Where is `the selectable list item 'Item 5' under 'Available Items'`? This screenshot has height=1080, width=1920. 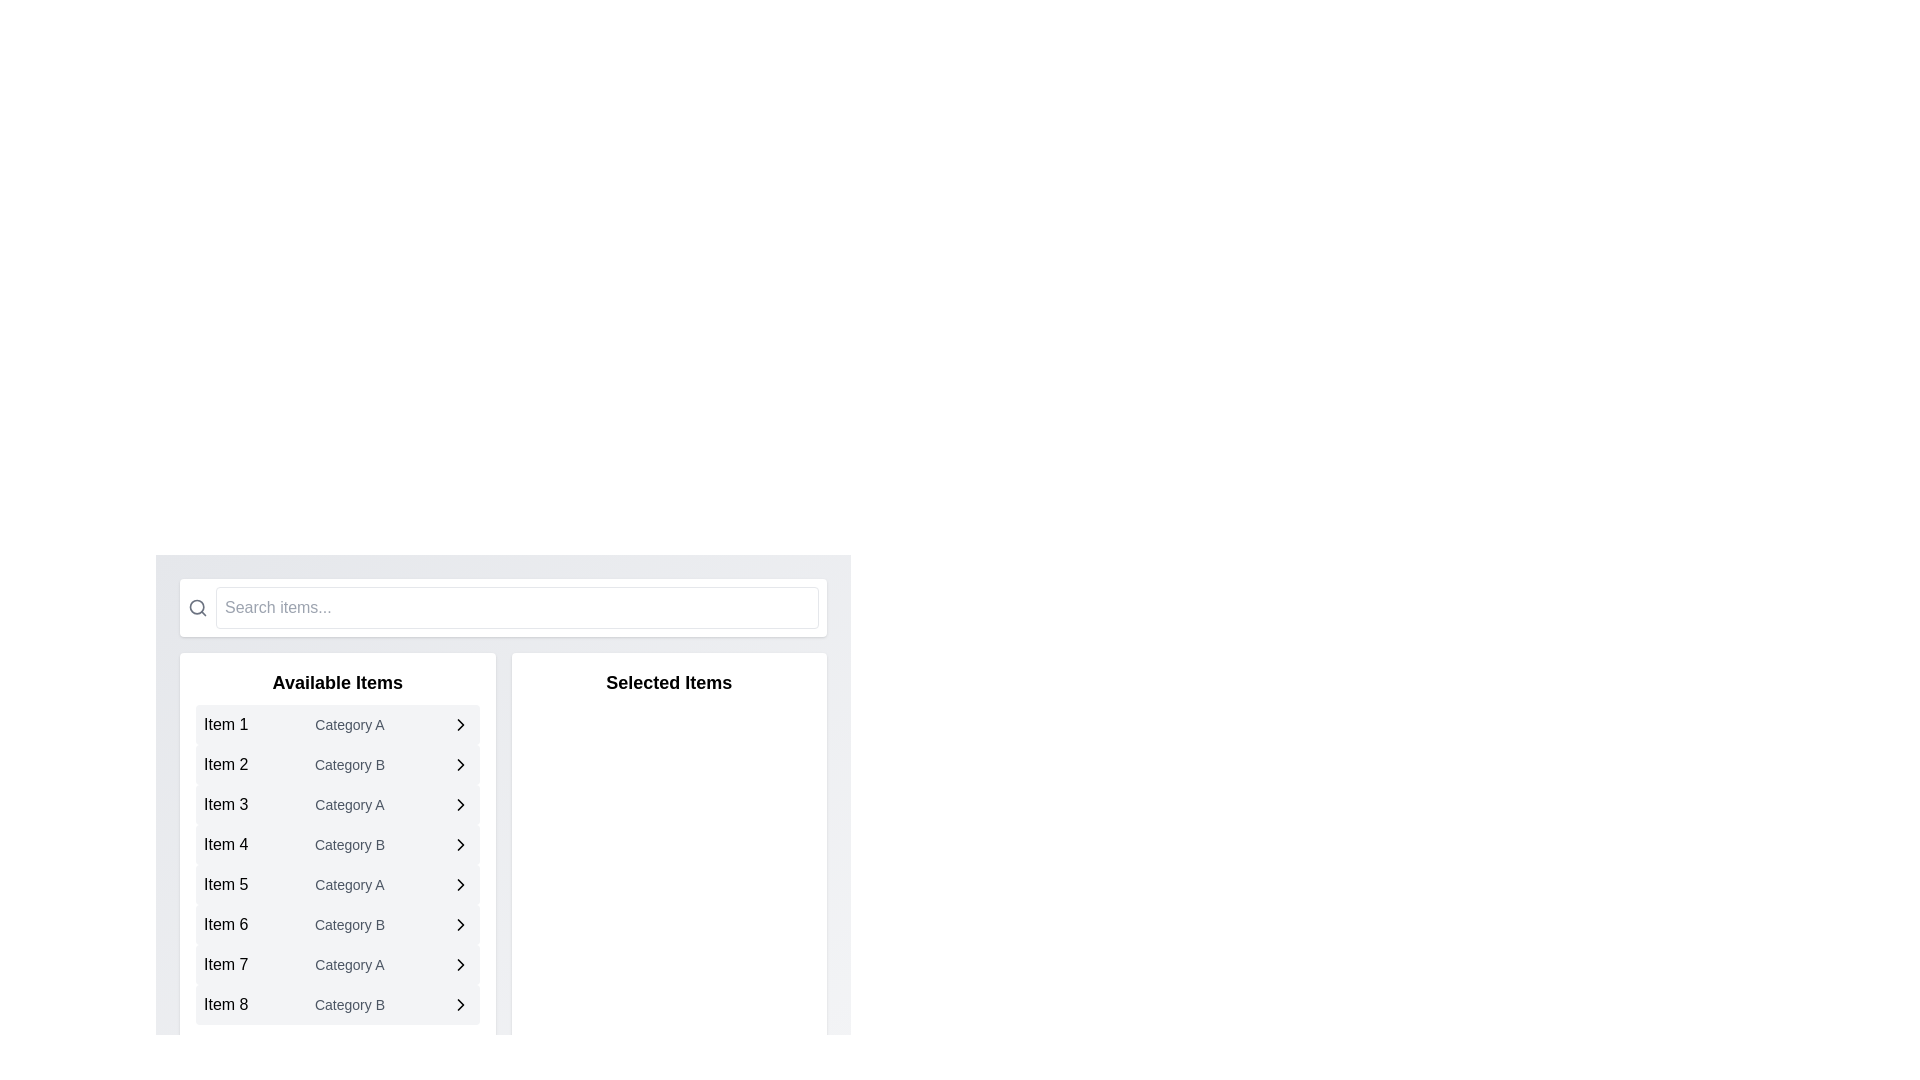
the selectable list item 'Item 5' under 'Available Items' is located at coordinates (337, 883).